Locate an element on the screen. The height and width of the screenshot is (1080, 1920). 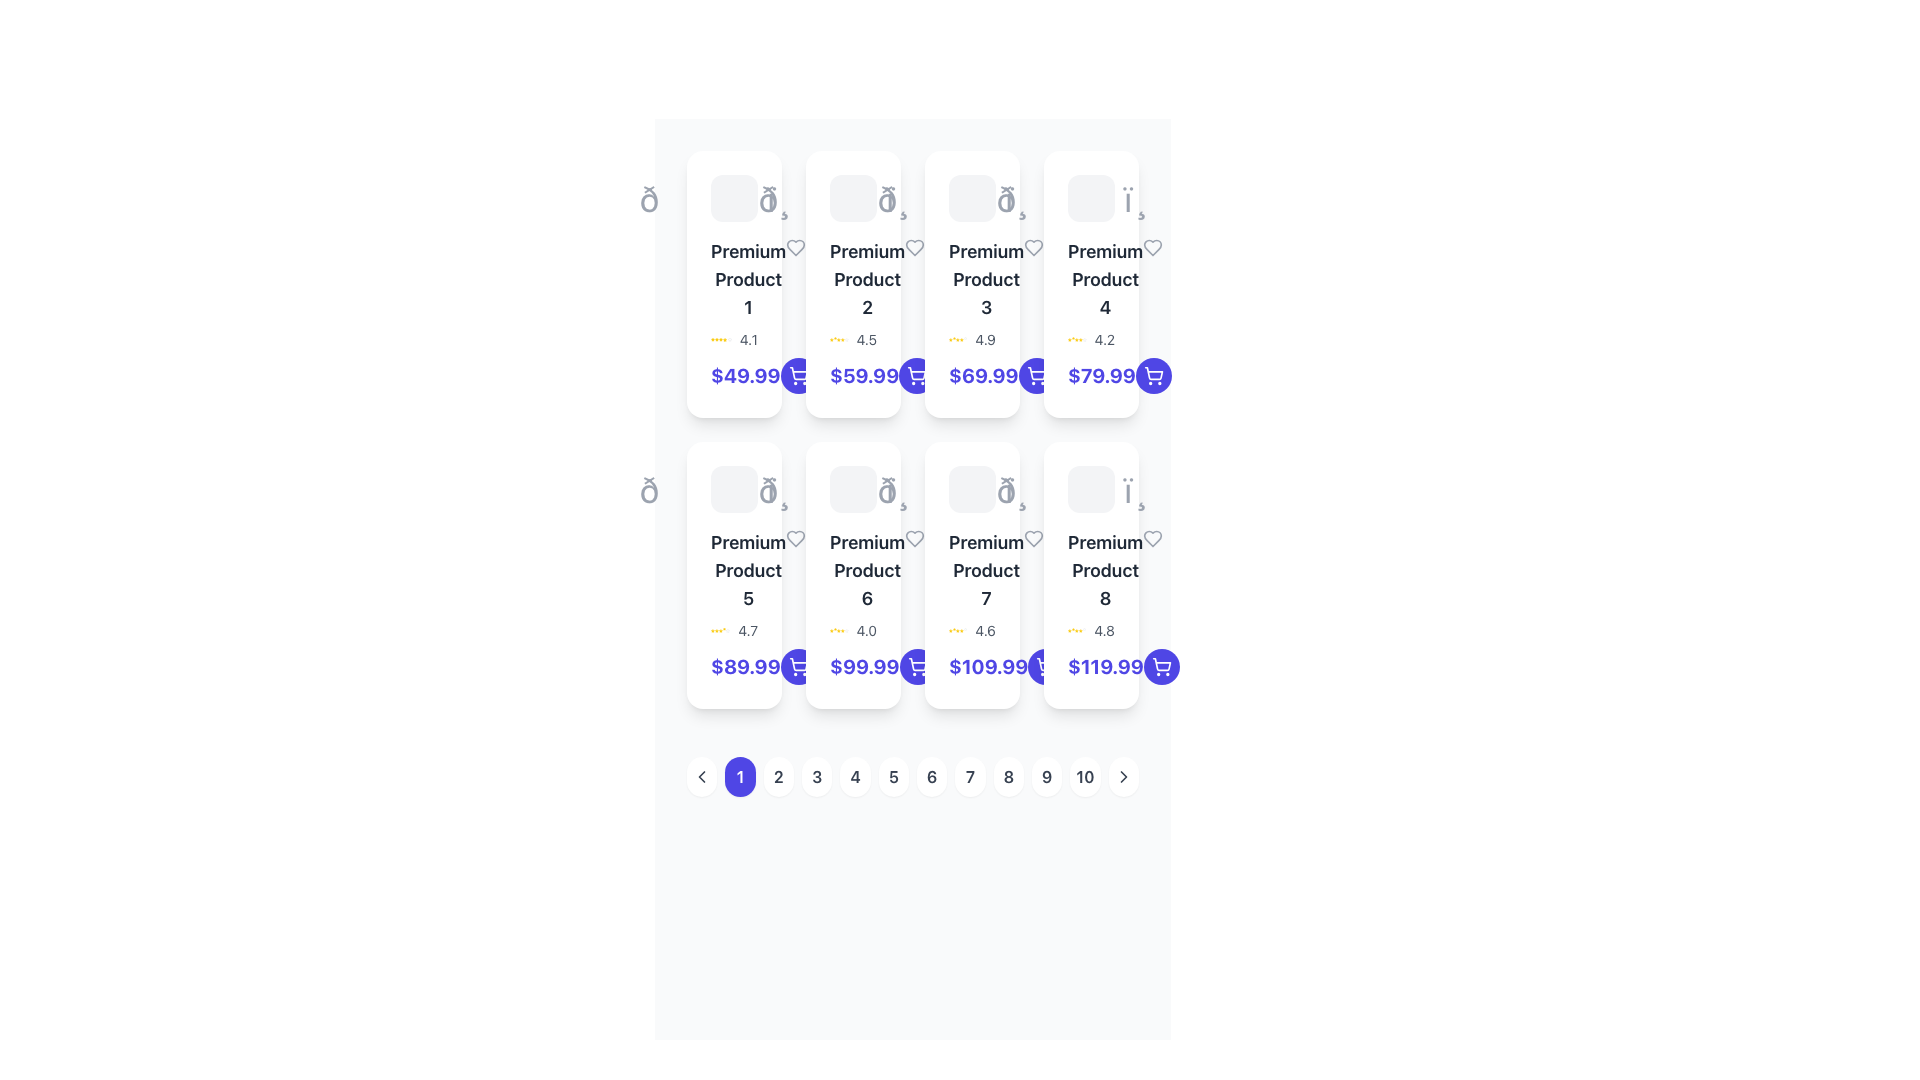
the bold, indigo-colored price display '$99.99' located at the bottom center of the 'Premium Product 6' card, positioned above the shopping cart button is located at coordinates (853, 667).